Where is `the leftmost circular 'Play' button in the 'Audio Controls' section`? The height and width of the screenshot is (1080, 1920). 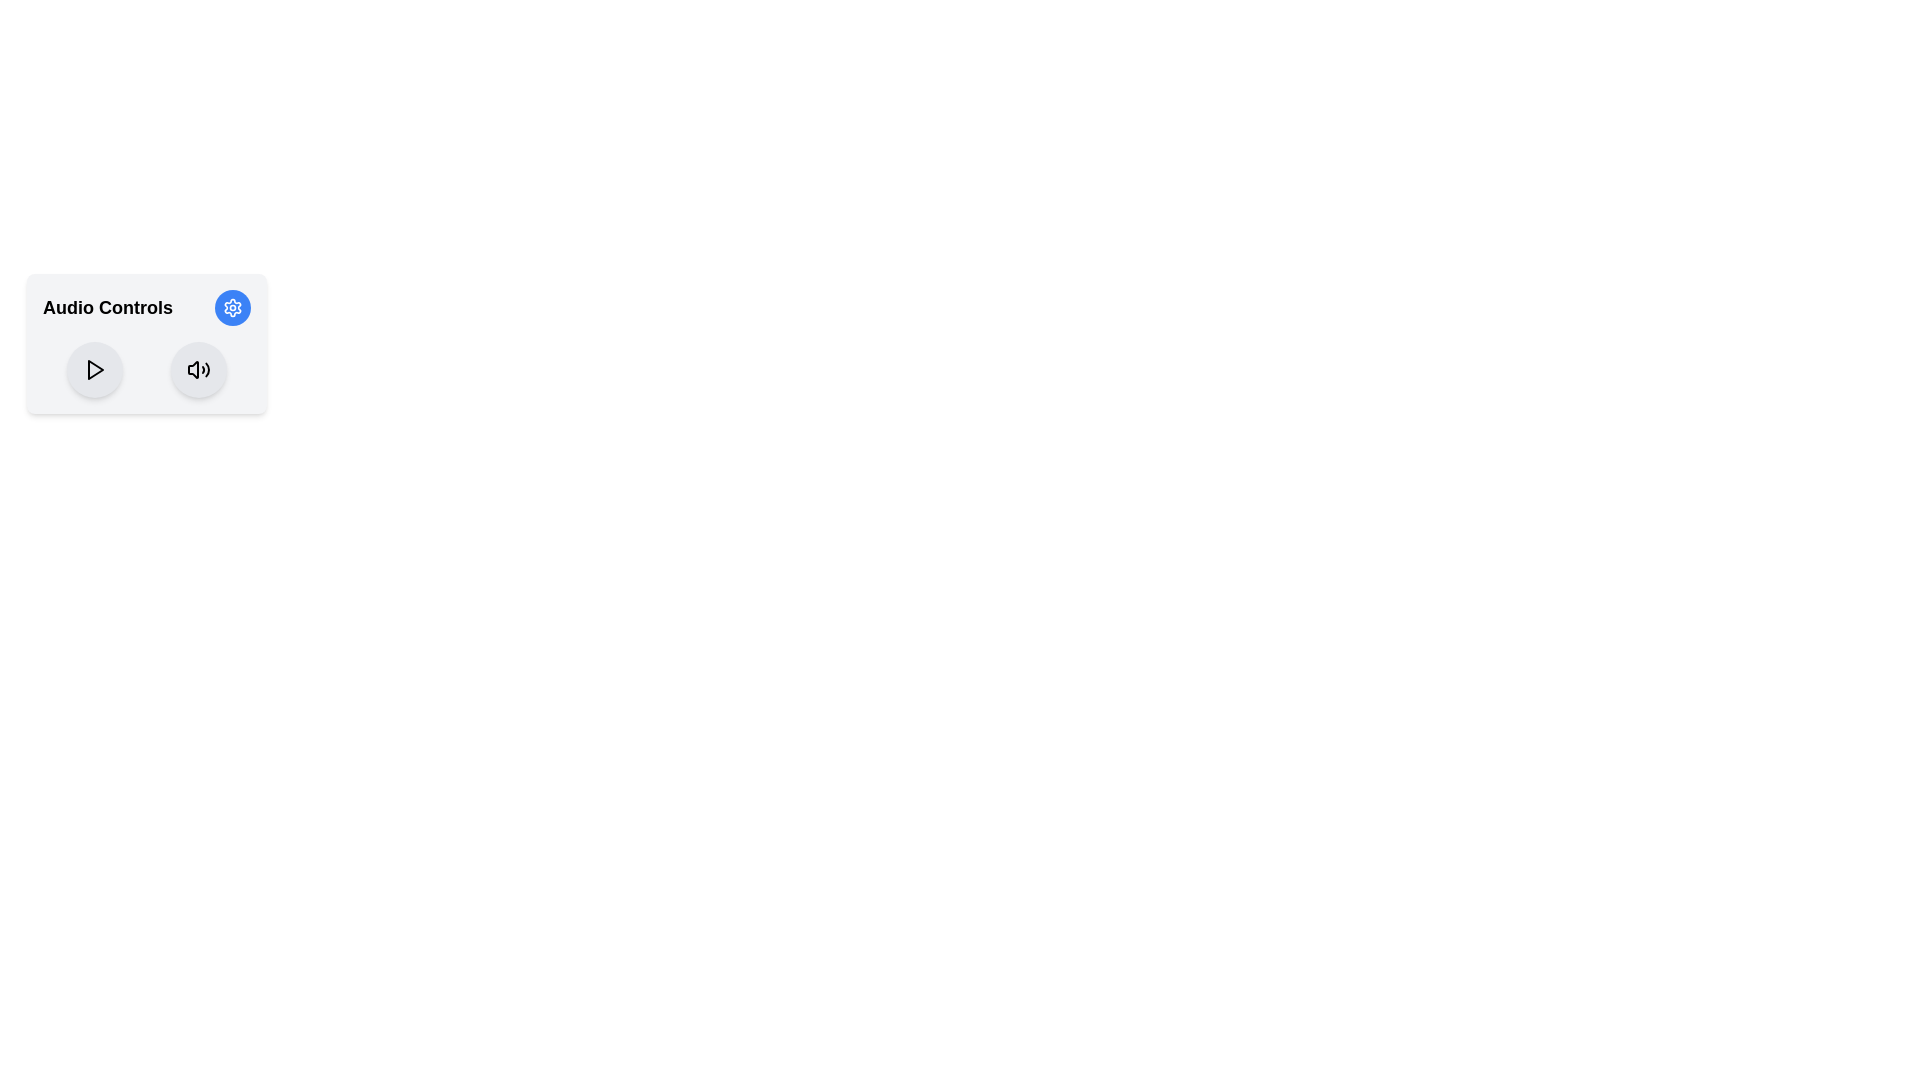
the leftmost circular 'Play' button in the 'Audio Controls' section is located at coordinates (94, 370).